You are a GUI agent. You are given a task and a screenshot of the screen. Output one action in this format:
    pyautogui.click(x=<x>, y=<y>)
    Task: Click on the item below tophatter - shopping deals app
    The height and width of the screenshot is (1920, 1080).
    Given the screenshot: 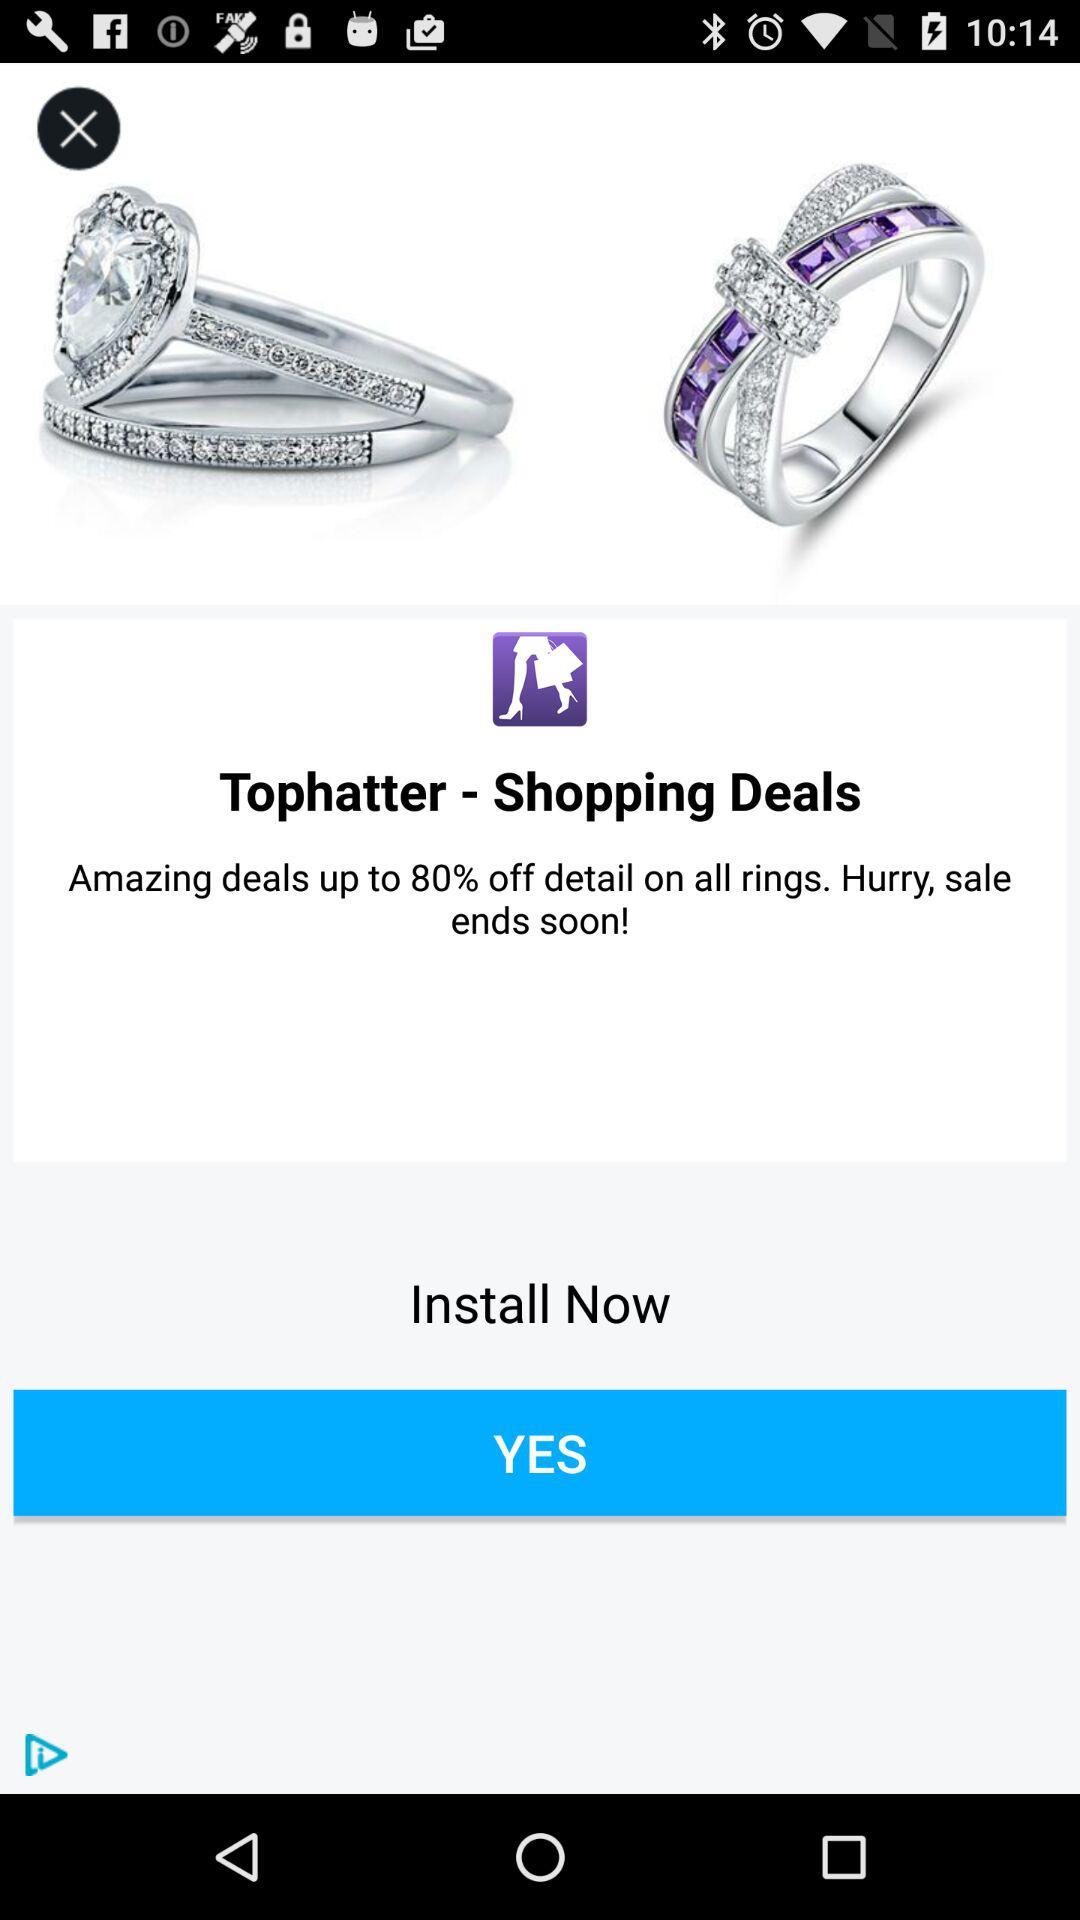 What is the action you would take?
    pyautogui.click(x=540, y=897)
    